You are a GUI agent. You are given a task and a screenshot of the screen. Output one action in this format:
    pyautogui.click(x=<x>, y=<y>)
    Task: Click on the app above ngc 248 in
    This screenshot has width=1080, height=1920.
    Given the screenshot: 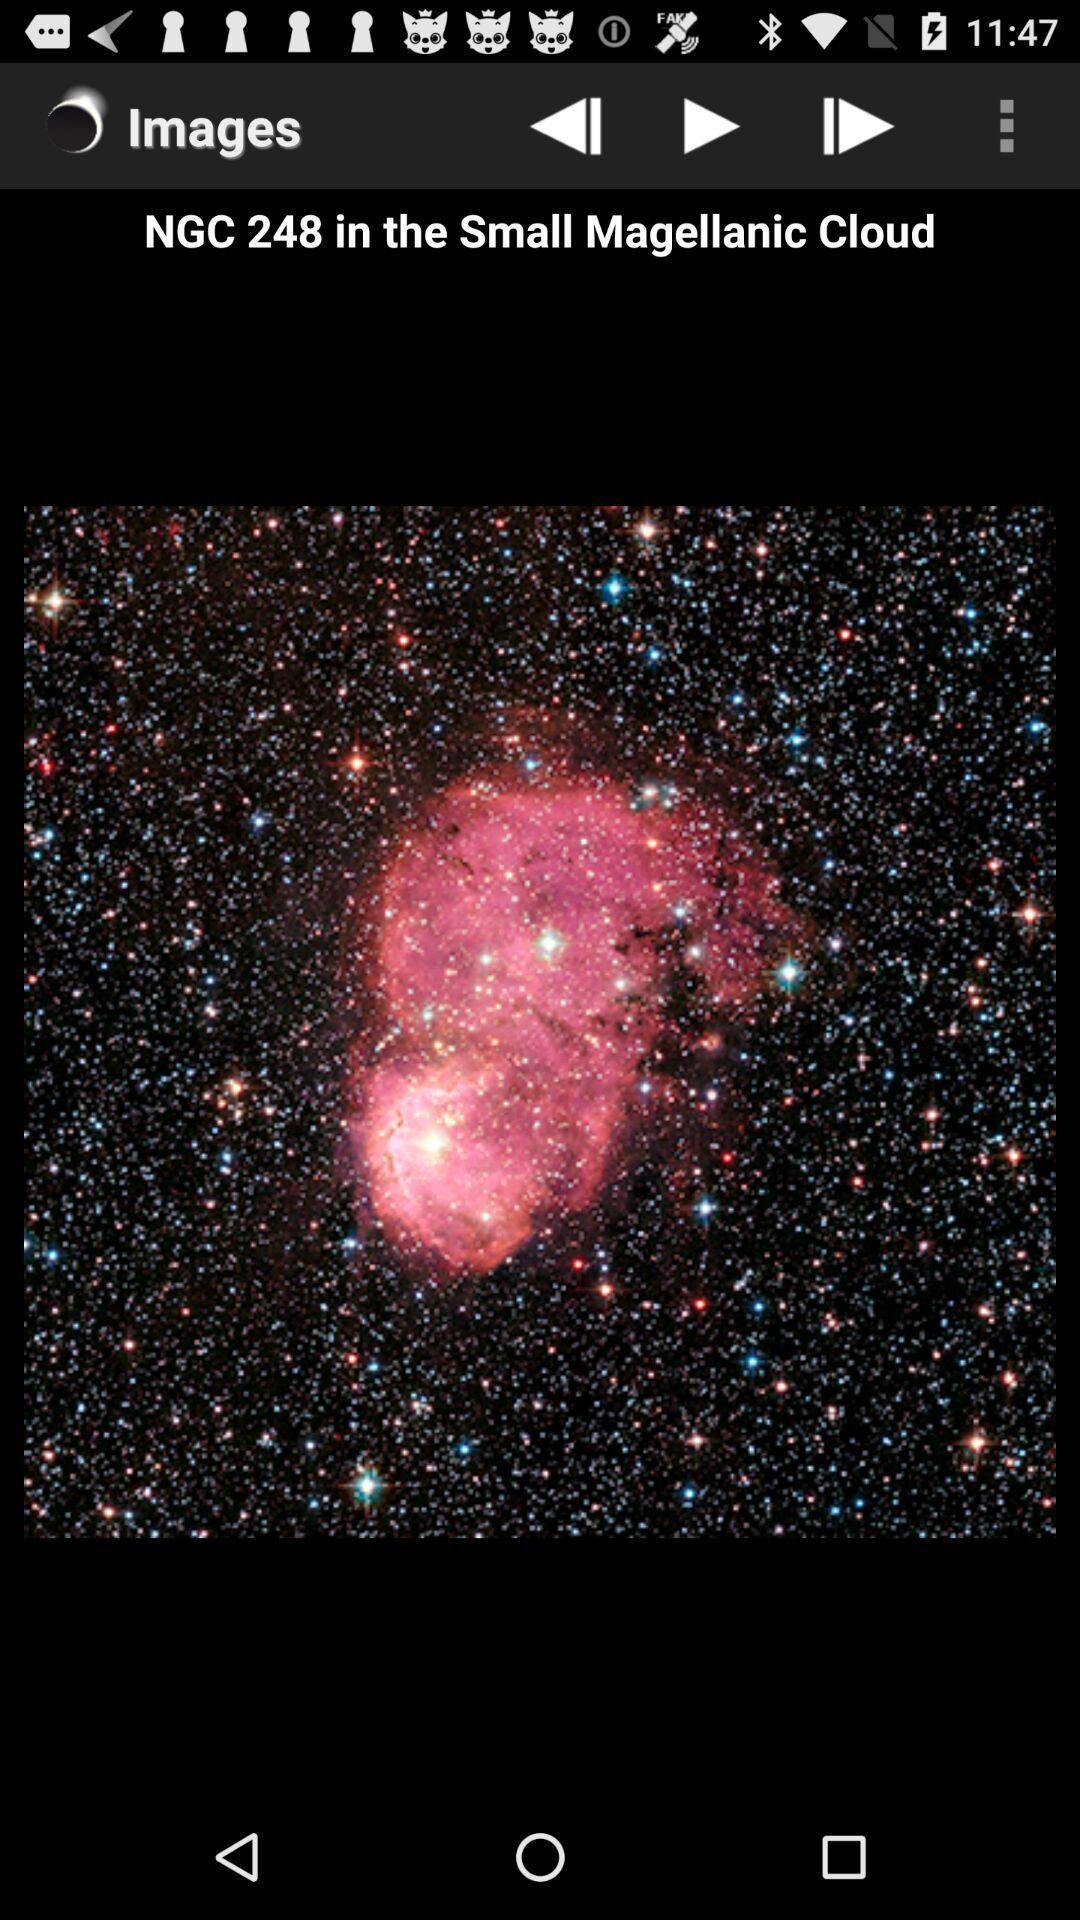 What is the action you would take?
    pyautogui.click(x=1006, y=124)
    